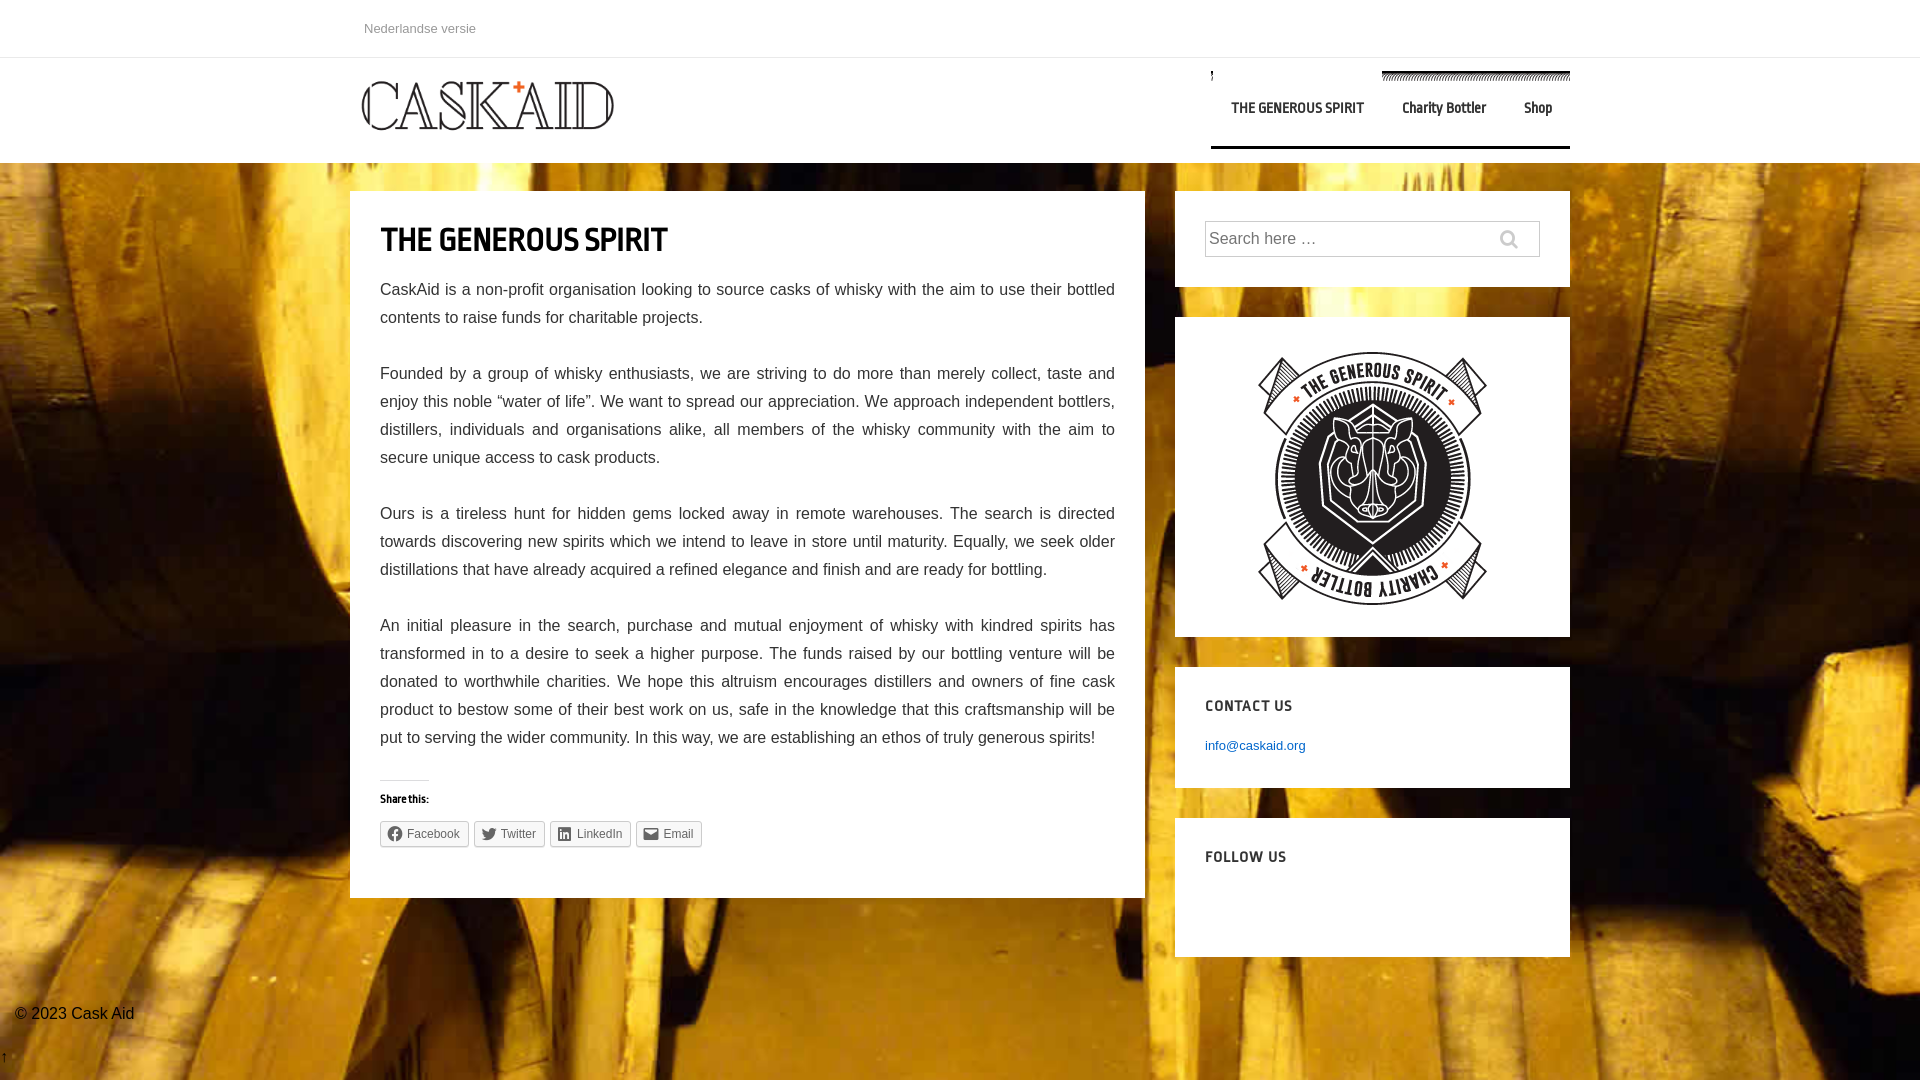  What do you see at coordinates (1536, 108) in the screenshot?
I see `'Shop'` at bounding box center [1536, 108].